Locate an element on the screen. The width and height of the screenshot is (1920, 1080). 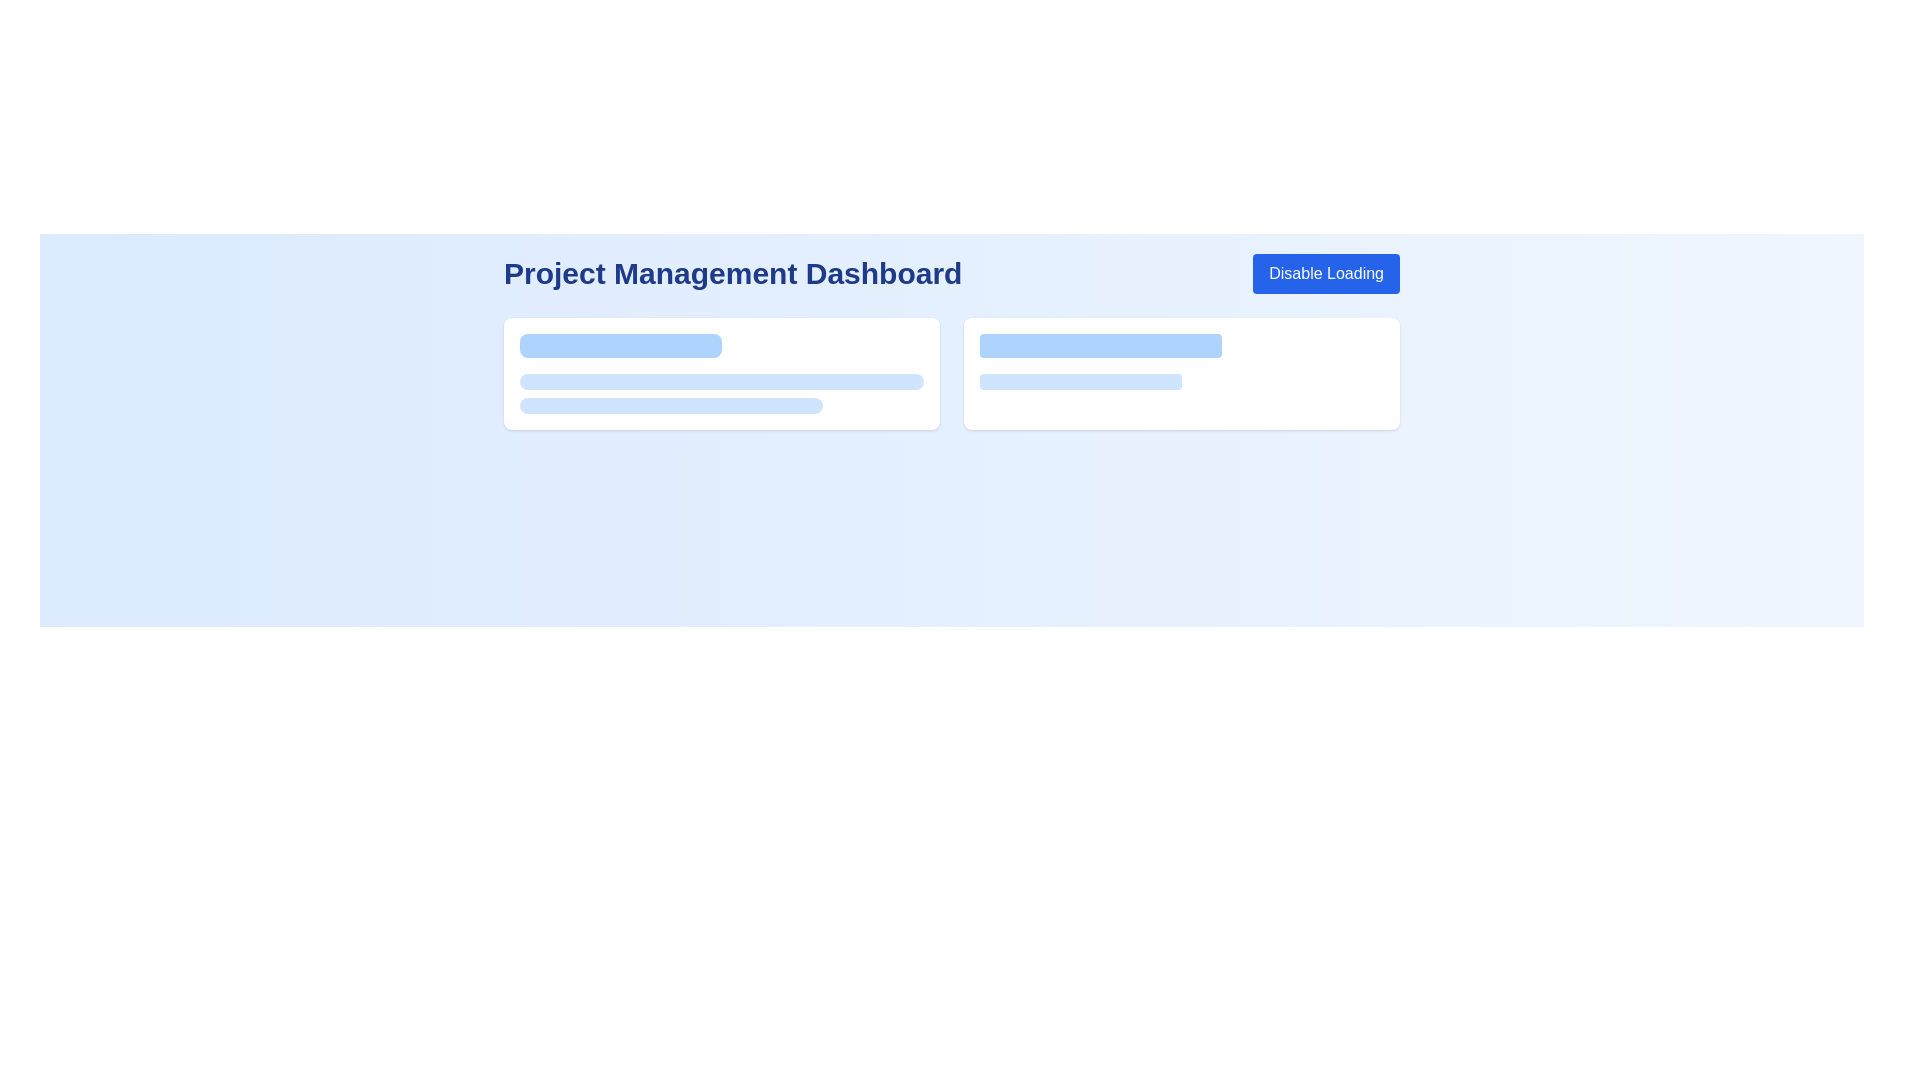
the button located on the top-right corner of the interface is located at coordinates (1326, 273).